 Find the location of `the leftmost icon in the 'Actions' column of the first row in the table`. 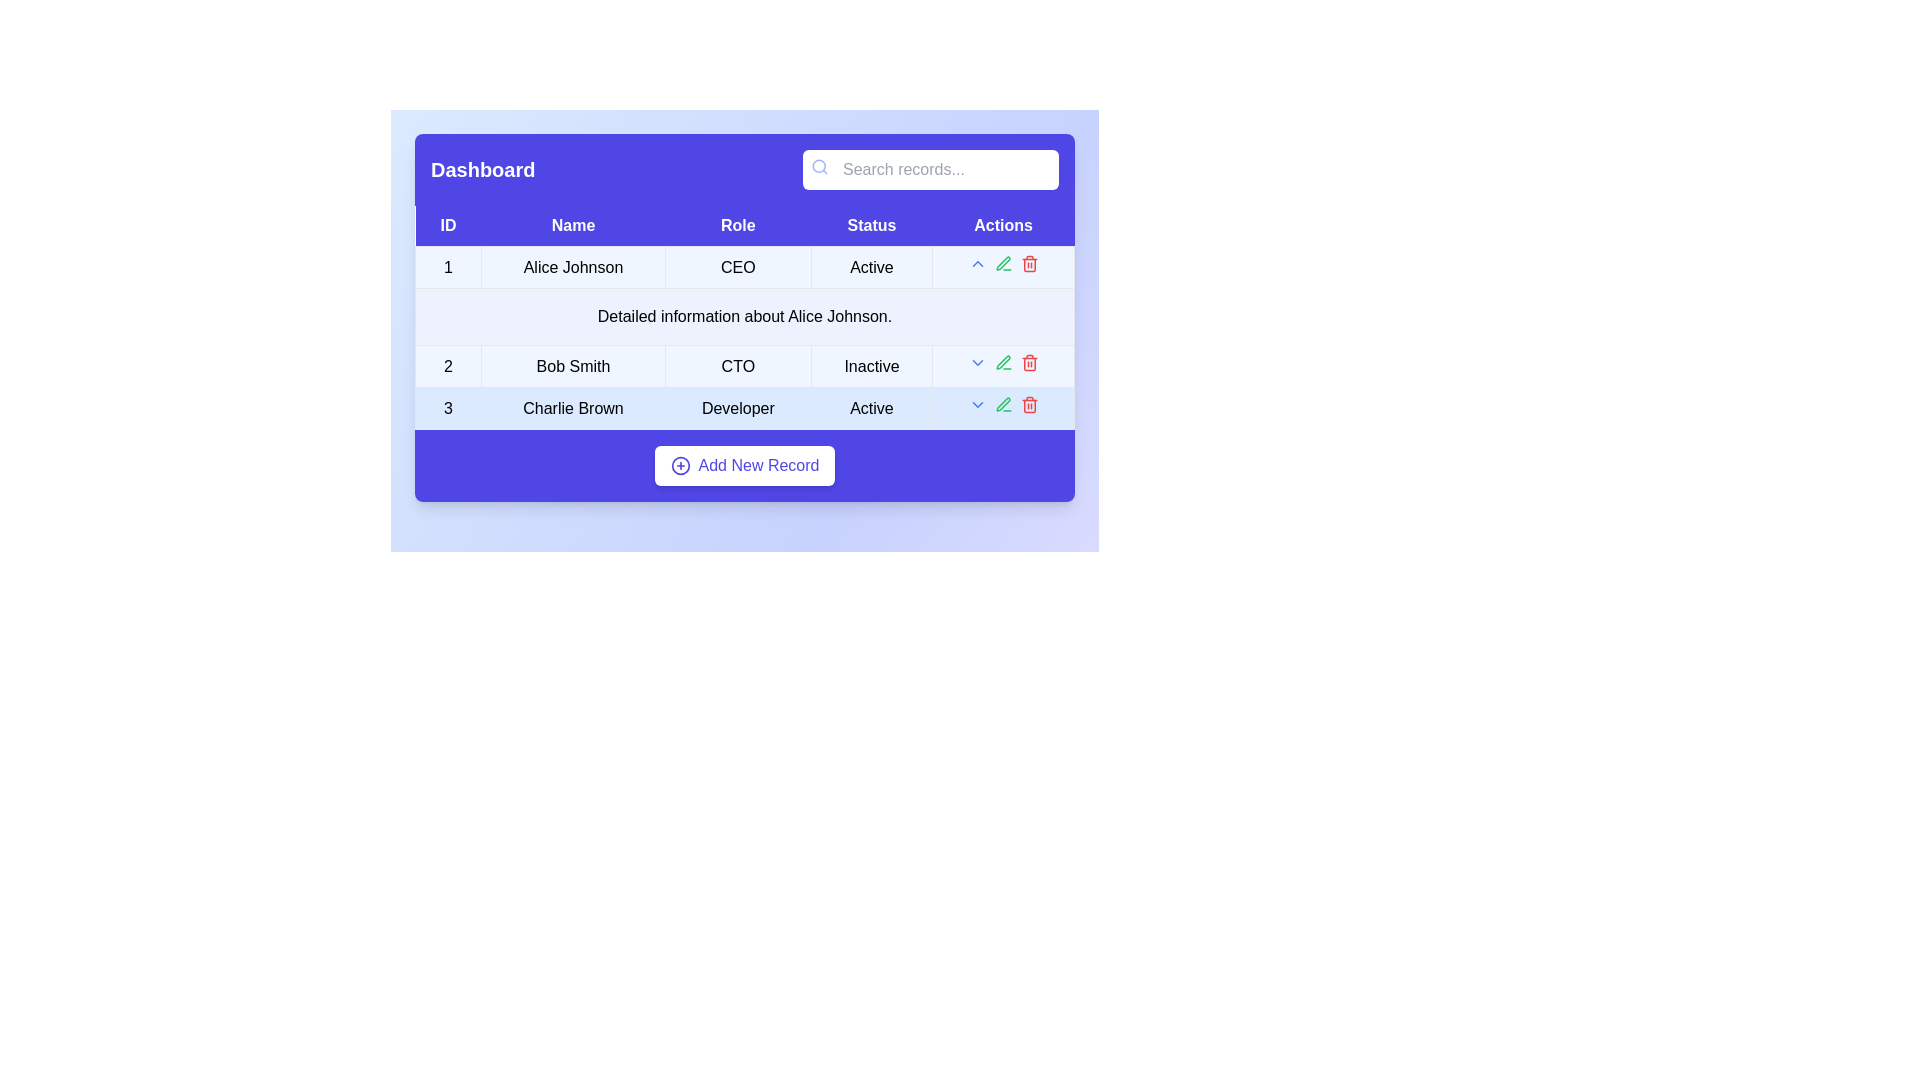

the leftmost icon in the 'Actions' column of the first row in the table is located at coordinates (977, 262).